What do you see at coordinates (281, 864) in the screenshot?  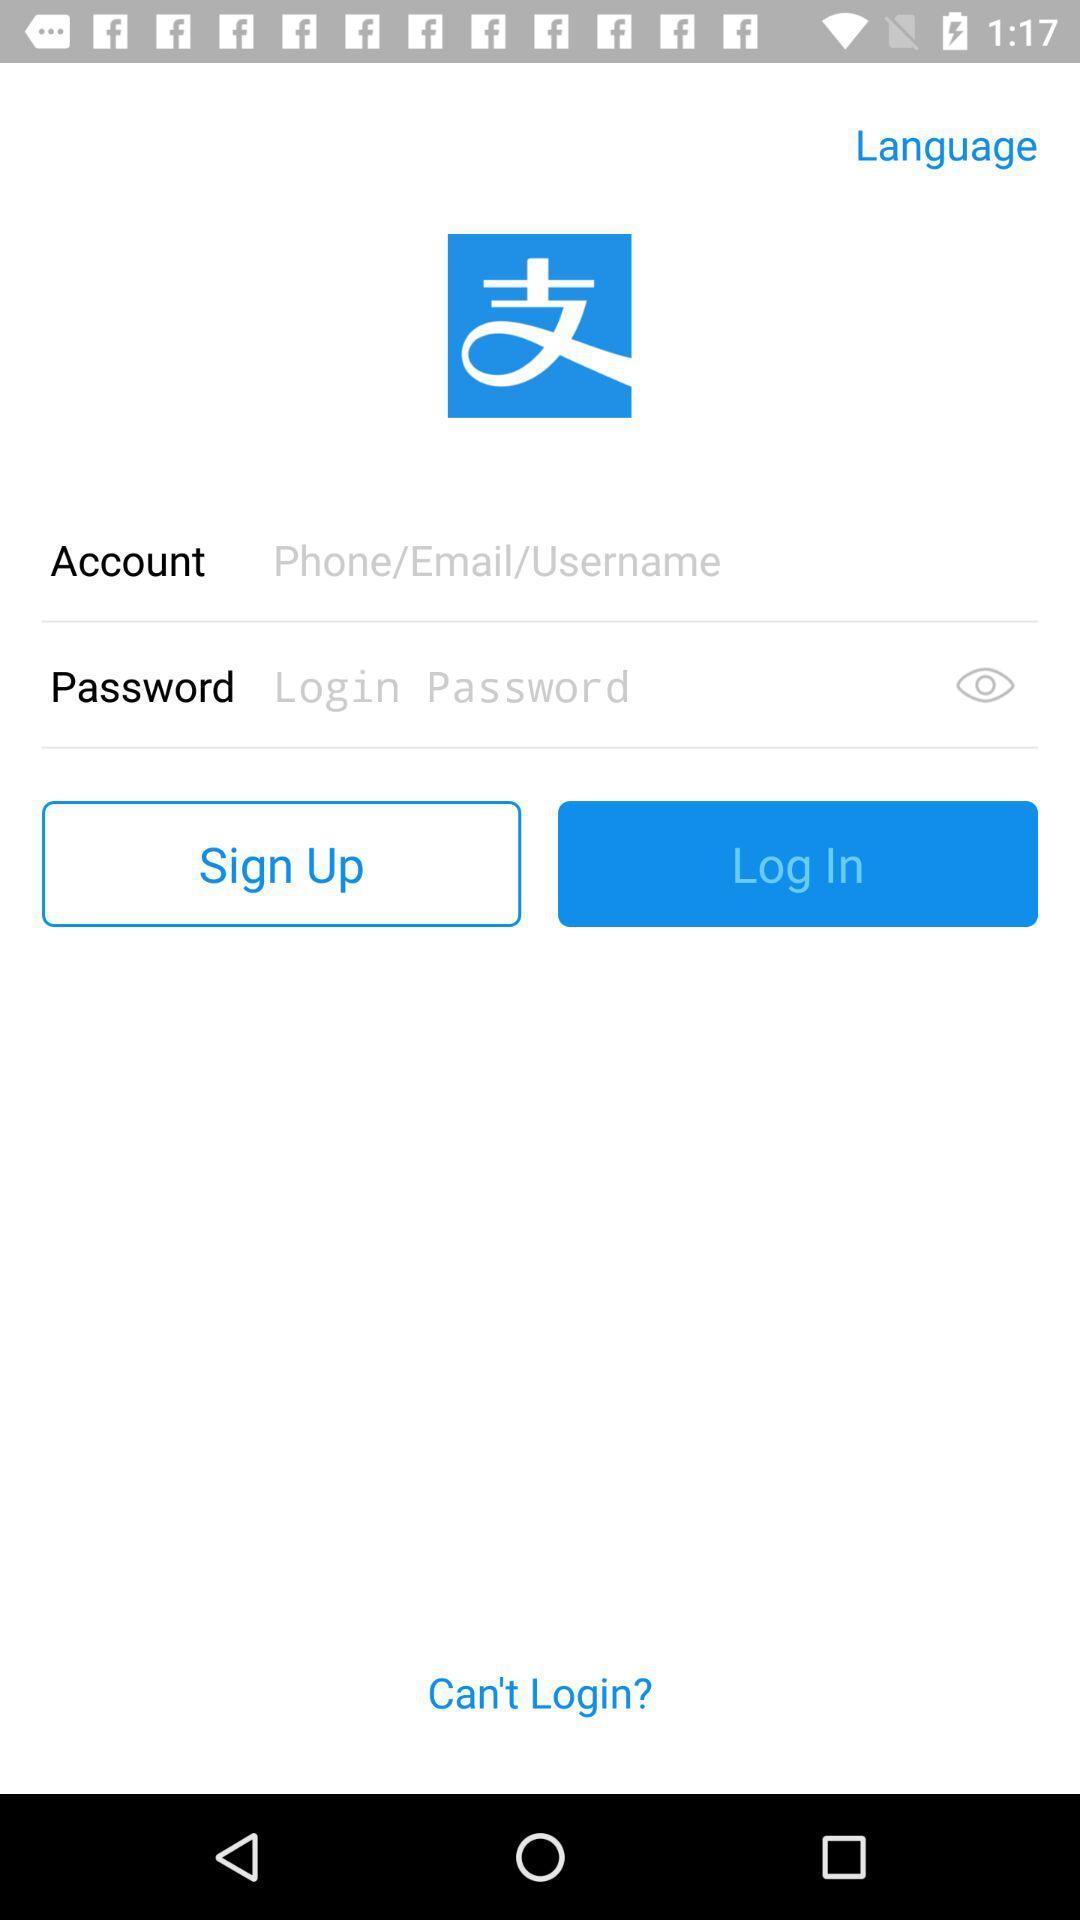 I see `the item above can't login? app` at bounding box center [281, 864].